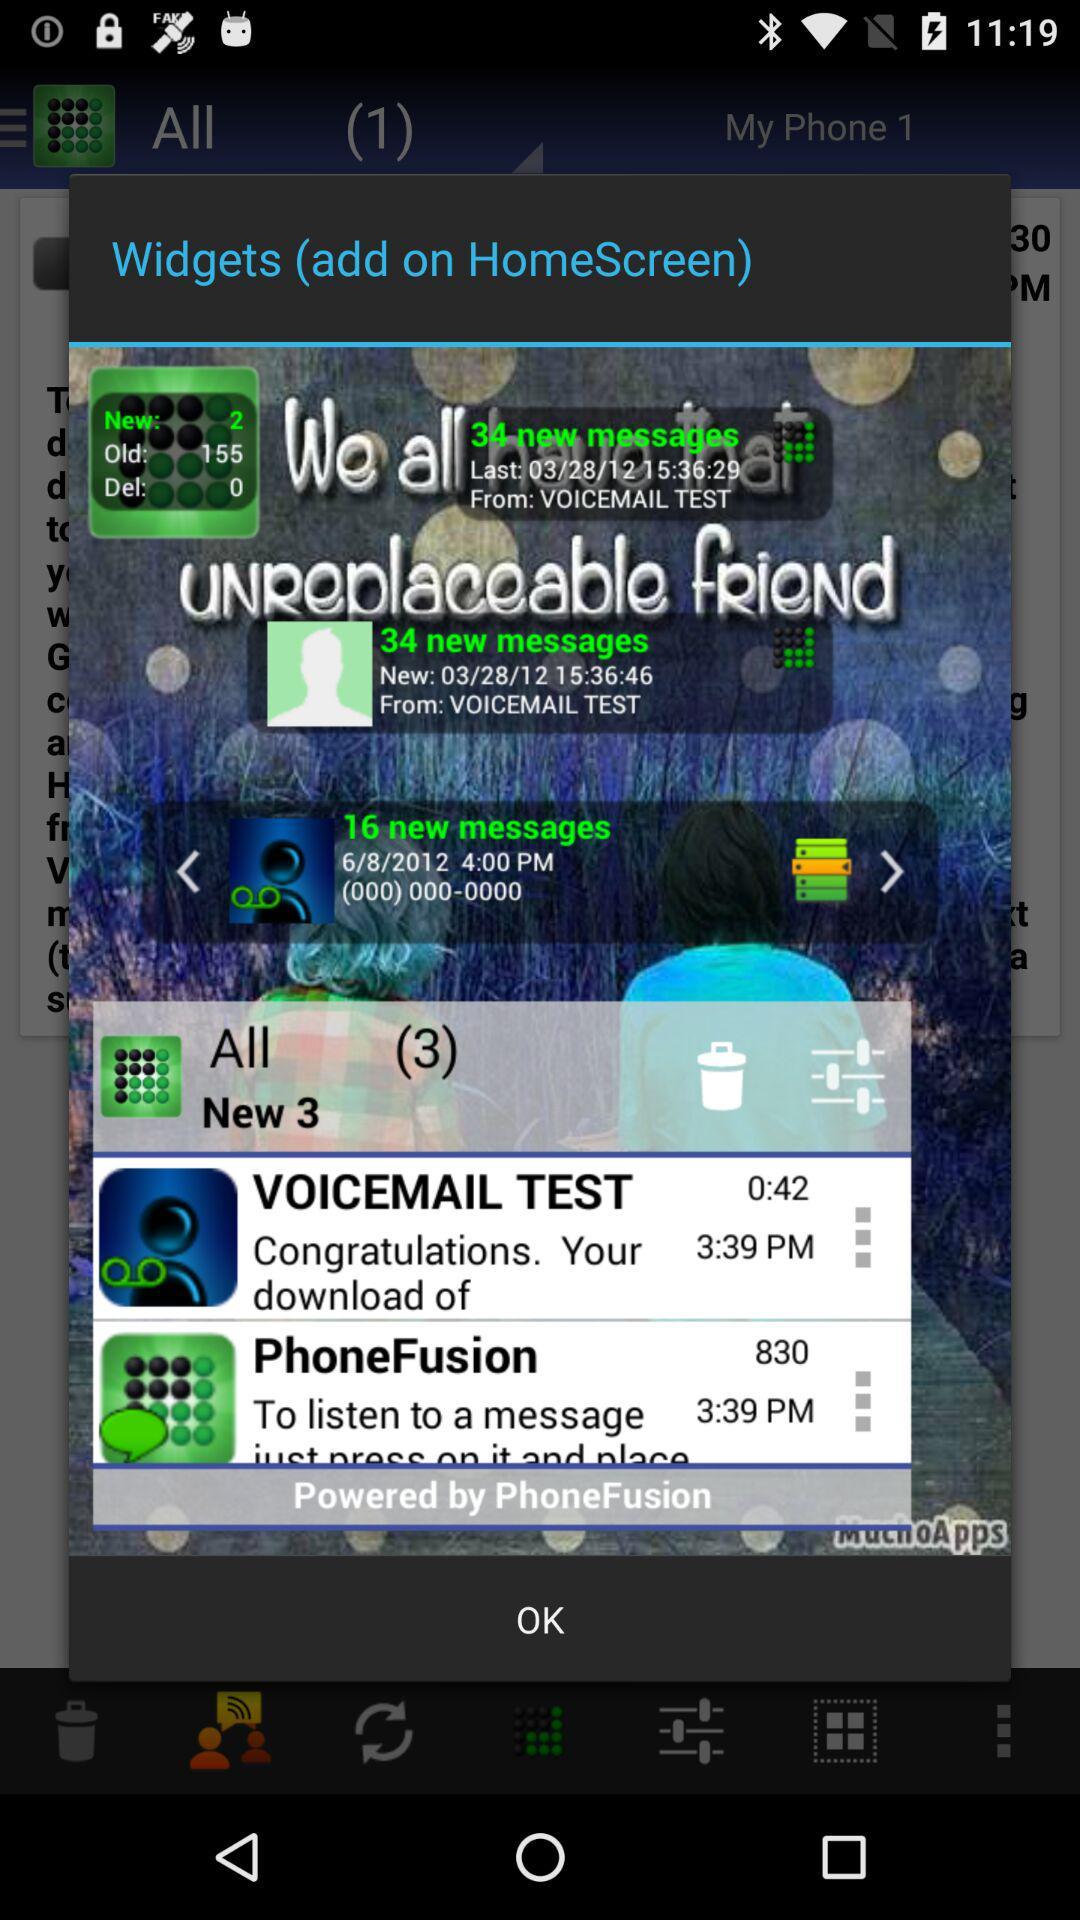  Describe the element at coordinates (540, 872) in the screenshot. I see `access voicemail` at that location.